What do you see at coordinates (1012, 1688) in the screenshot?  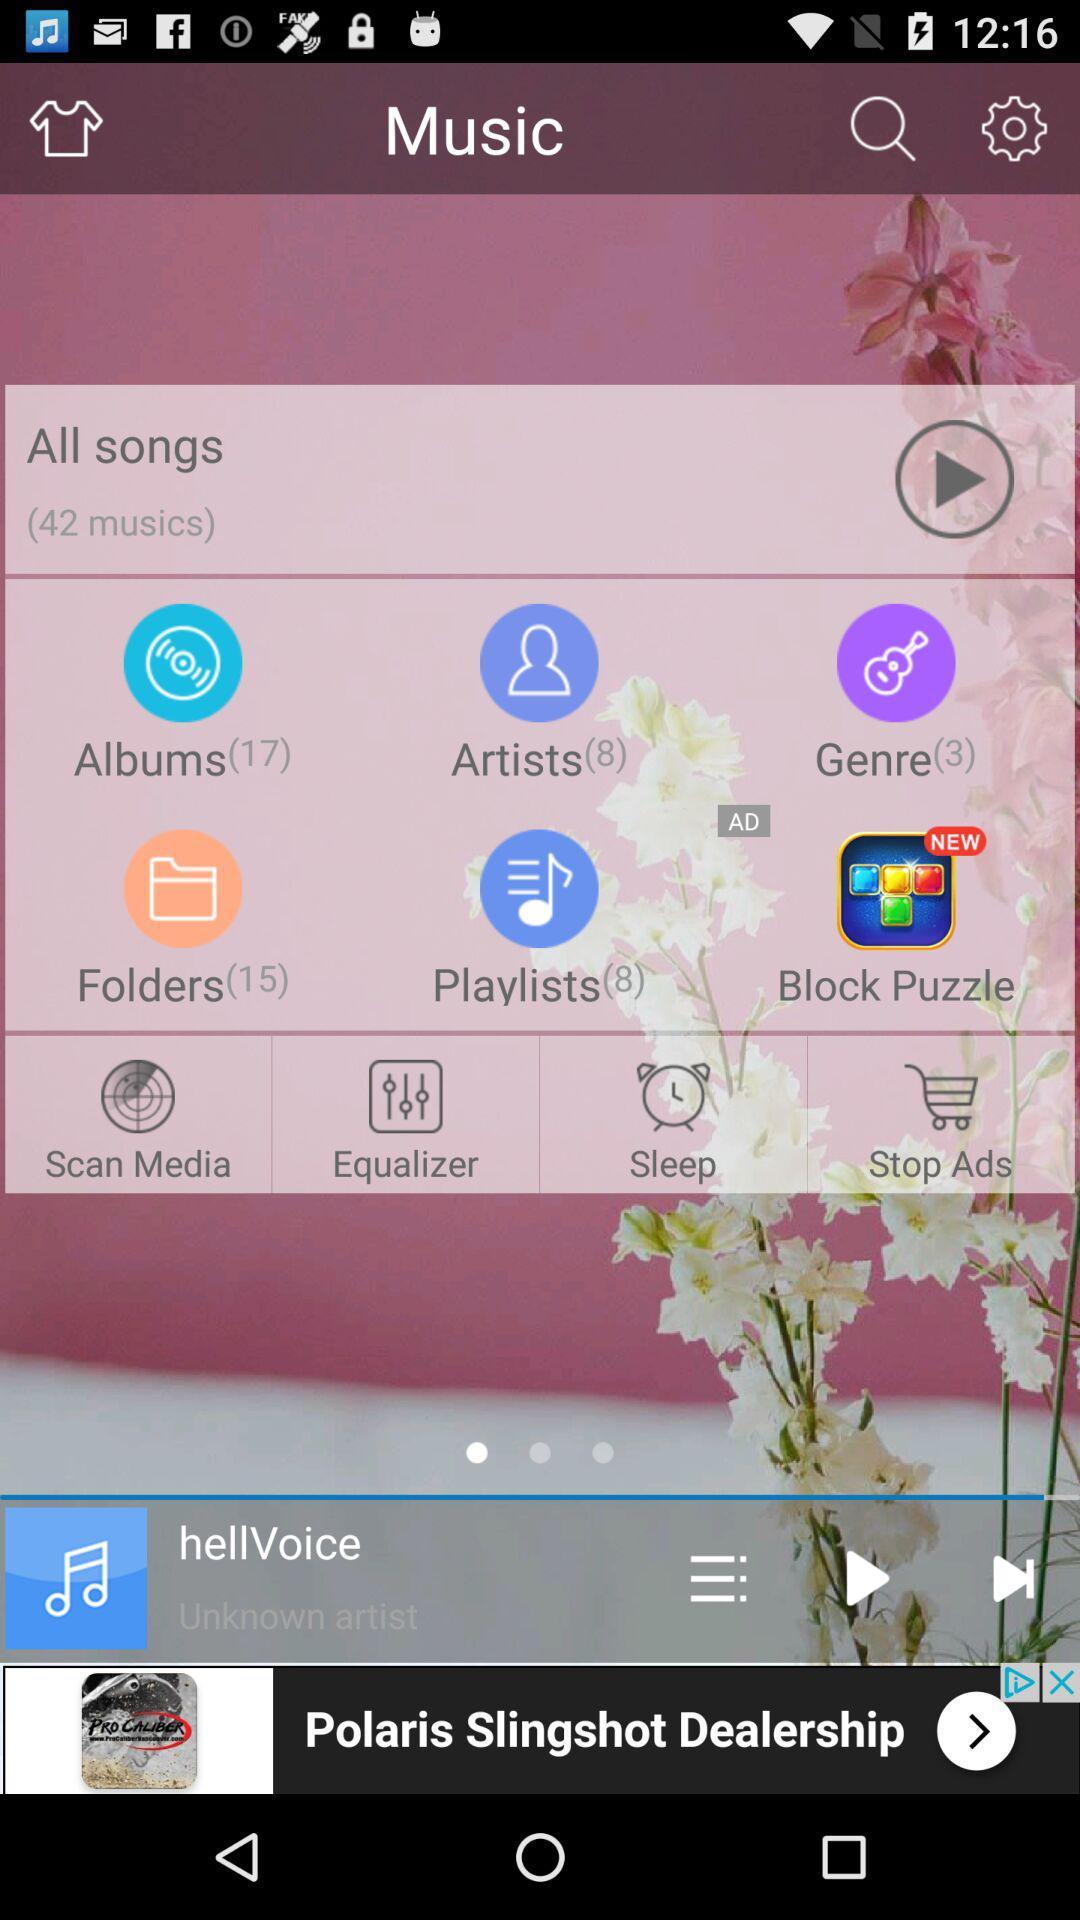 I see `the skip_next icon` at bounding box center [1012, 1688].